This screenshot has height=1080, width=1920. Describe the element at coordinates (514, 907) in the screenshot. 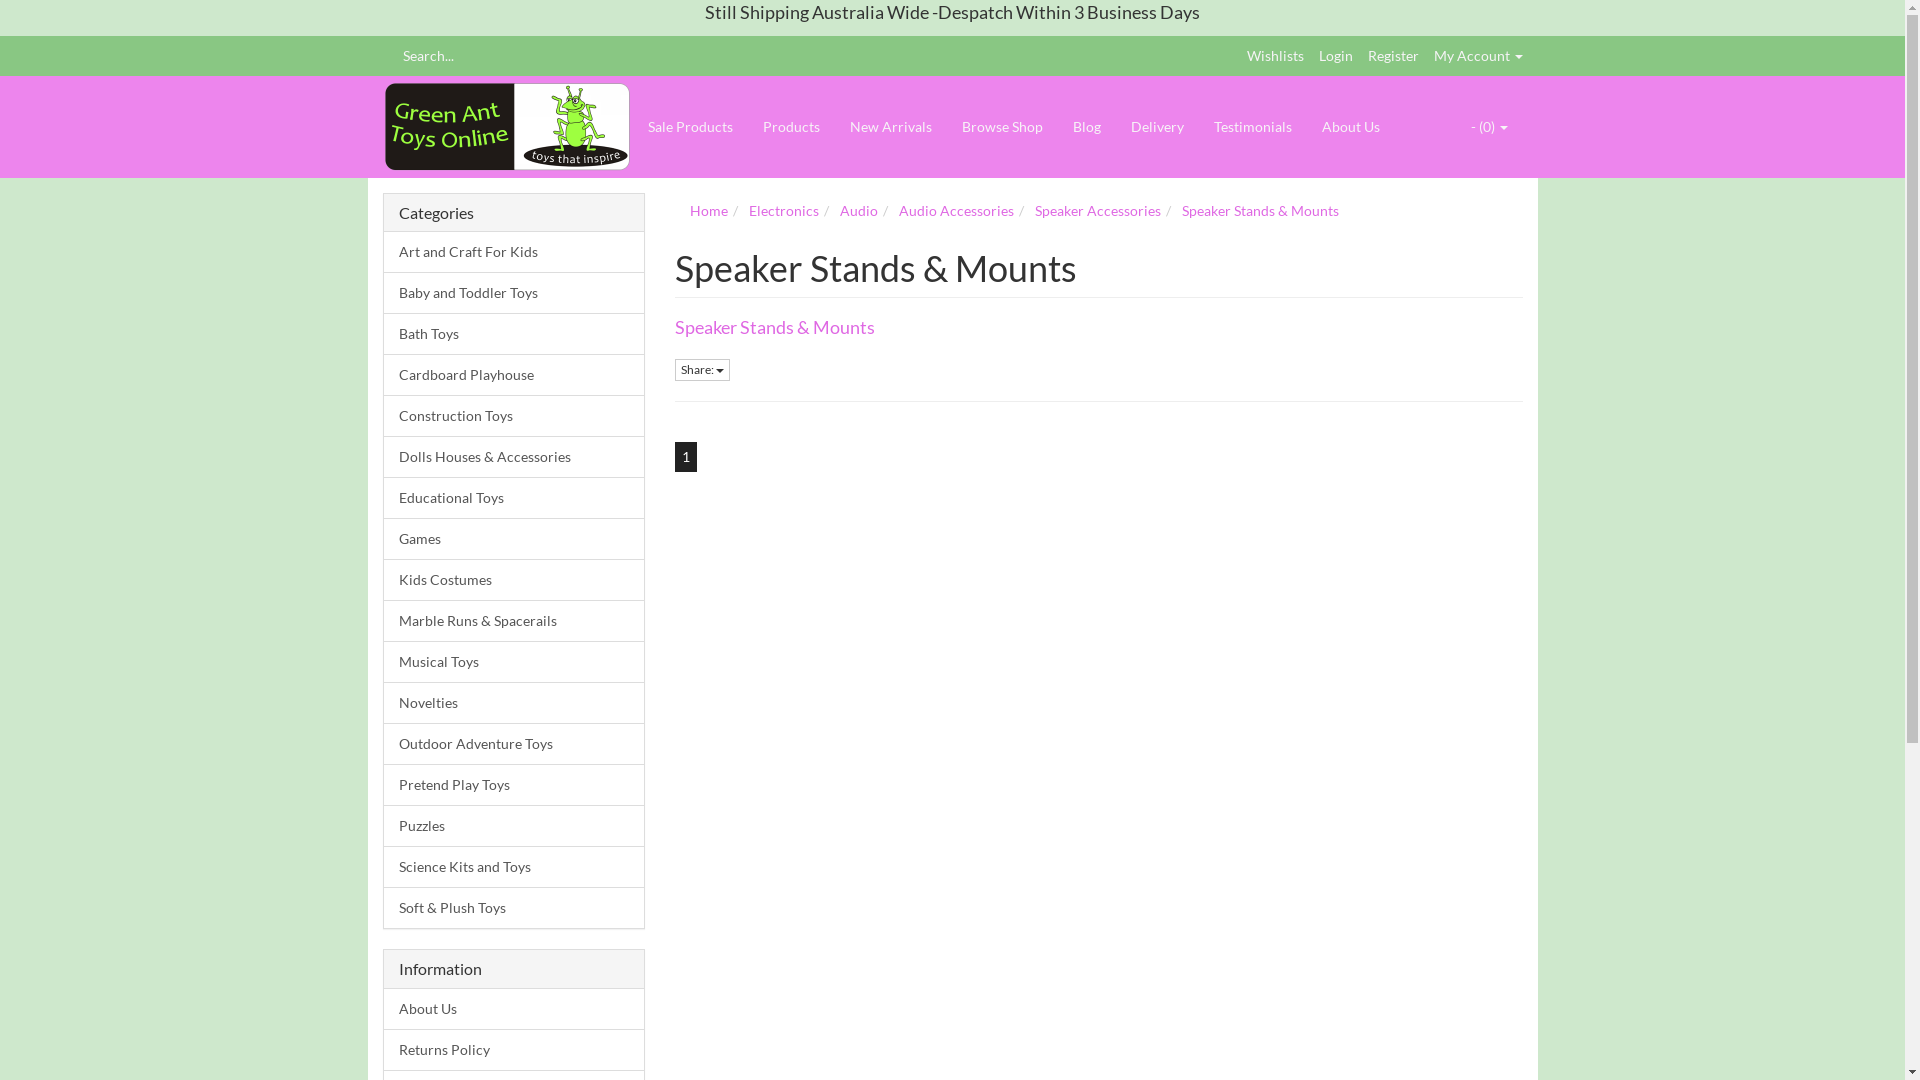

I see `'Soft & Plush Toys'` at that location.